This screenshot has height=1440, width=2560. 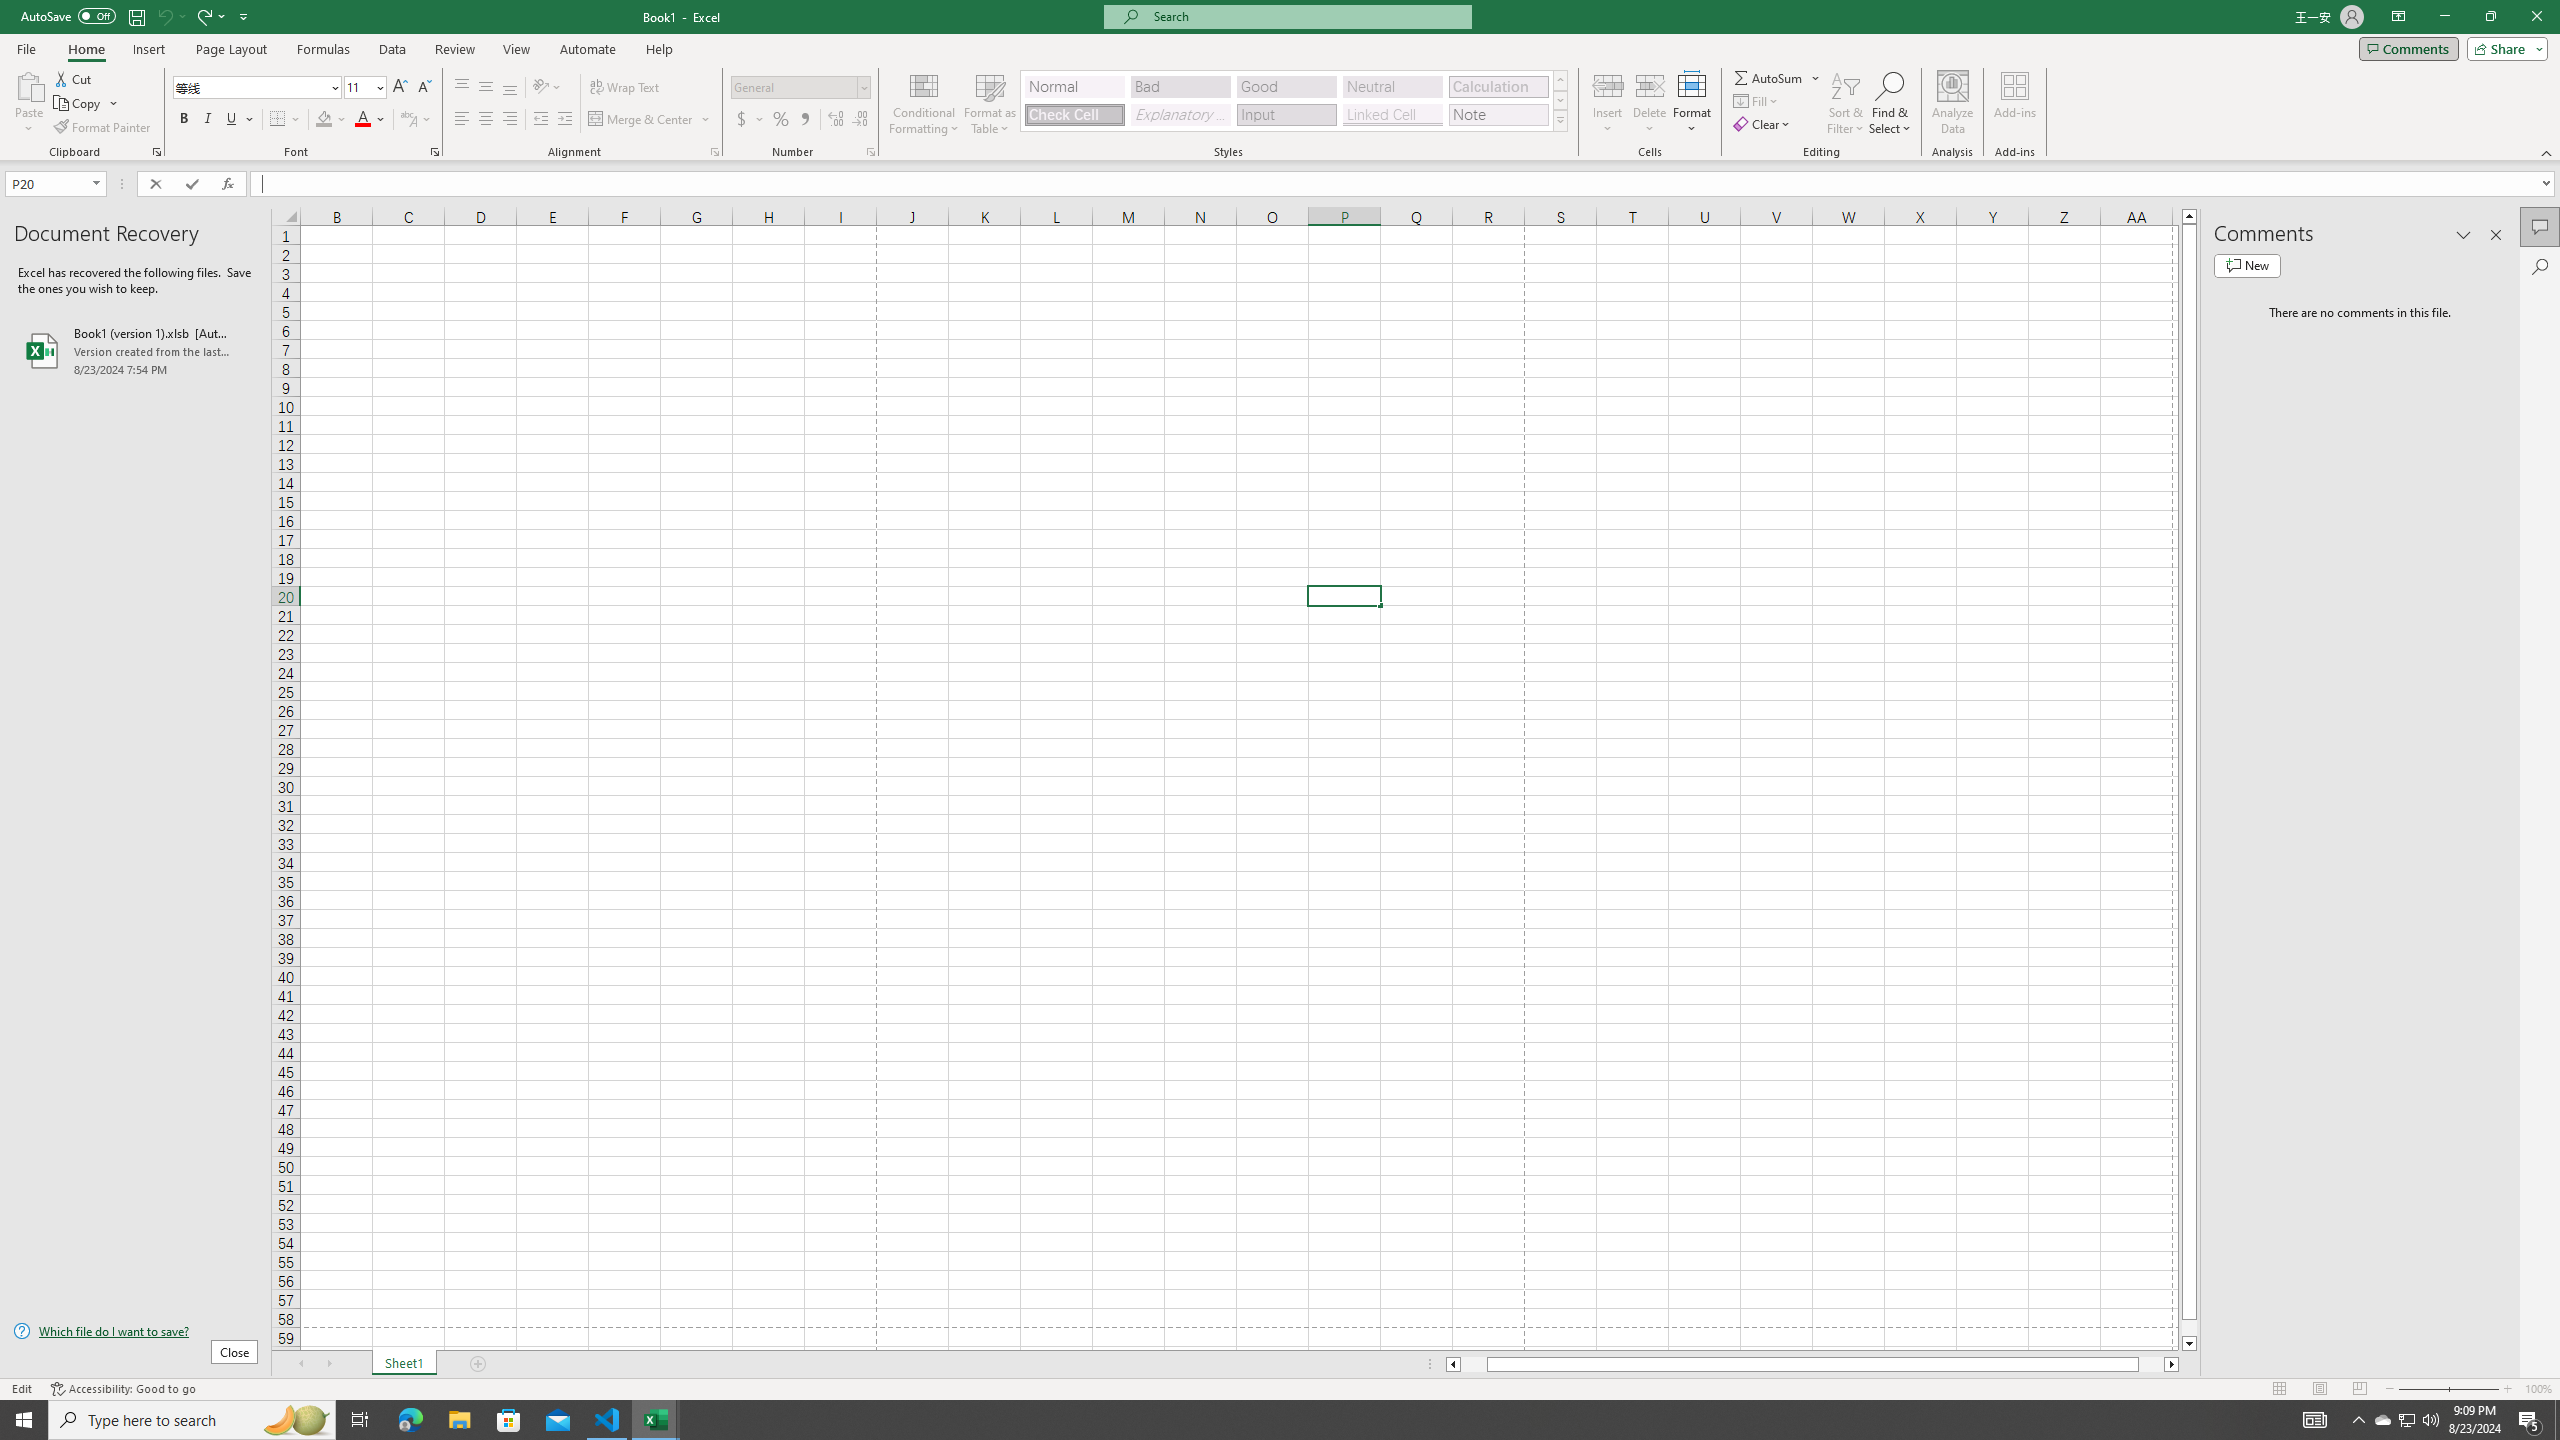 What do you see at coordinates (85, 49) in the screenshot?
I see `'Home'` at bounding box center [85, 49].